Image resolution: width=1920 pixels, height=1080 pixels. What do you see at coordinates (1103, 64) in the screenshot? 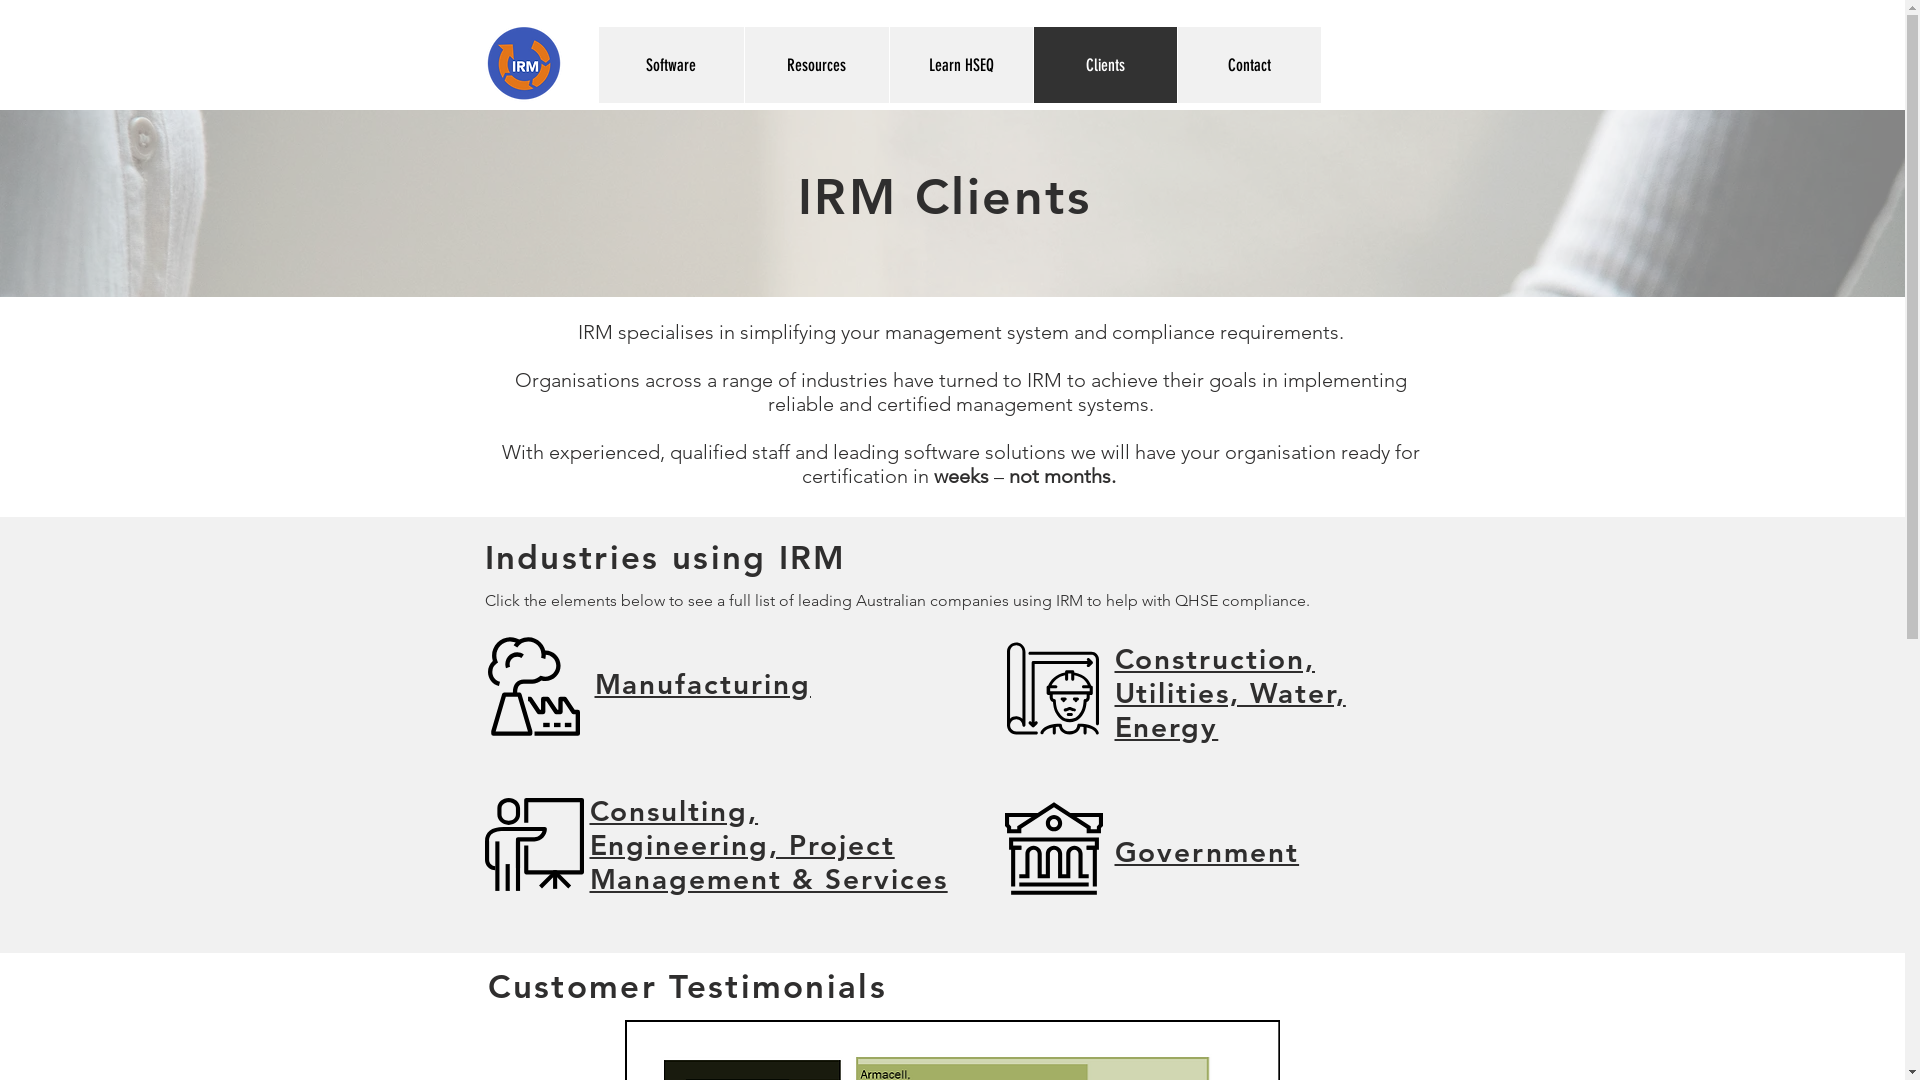
I see `'Clients'` at bounding box center [1103, 64].